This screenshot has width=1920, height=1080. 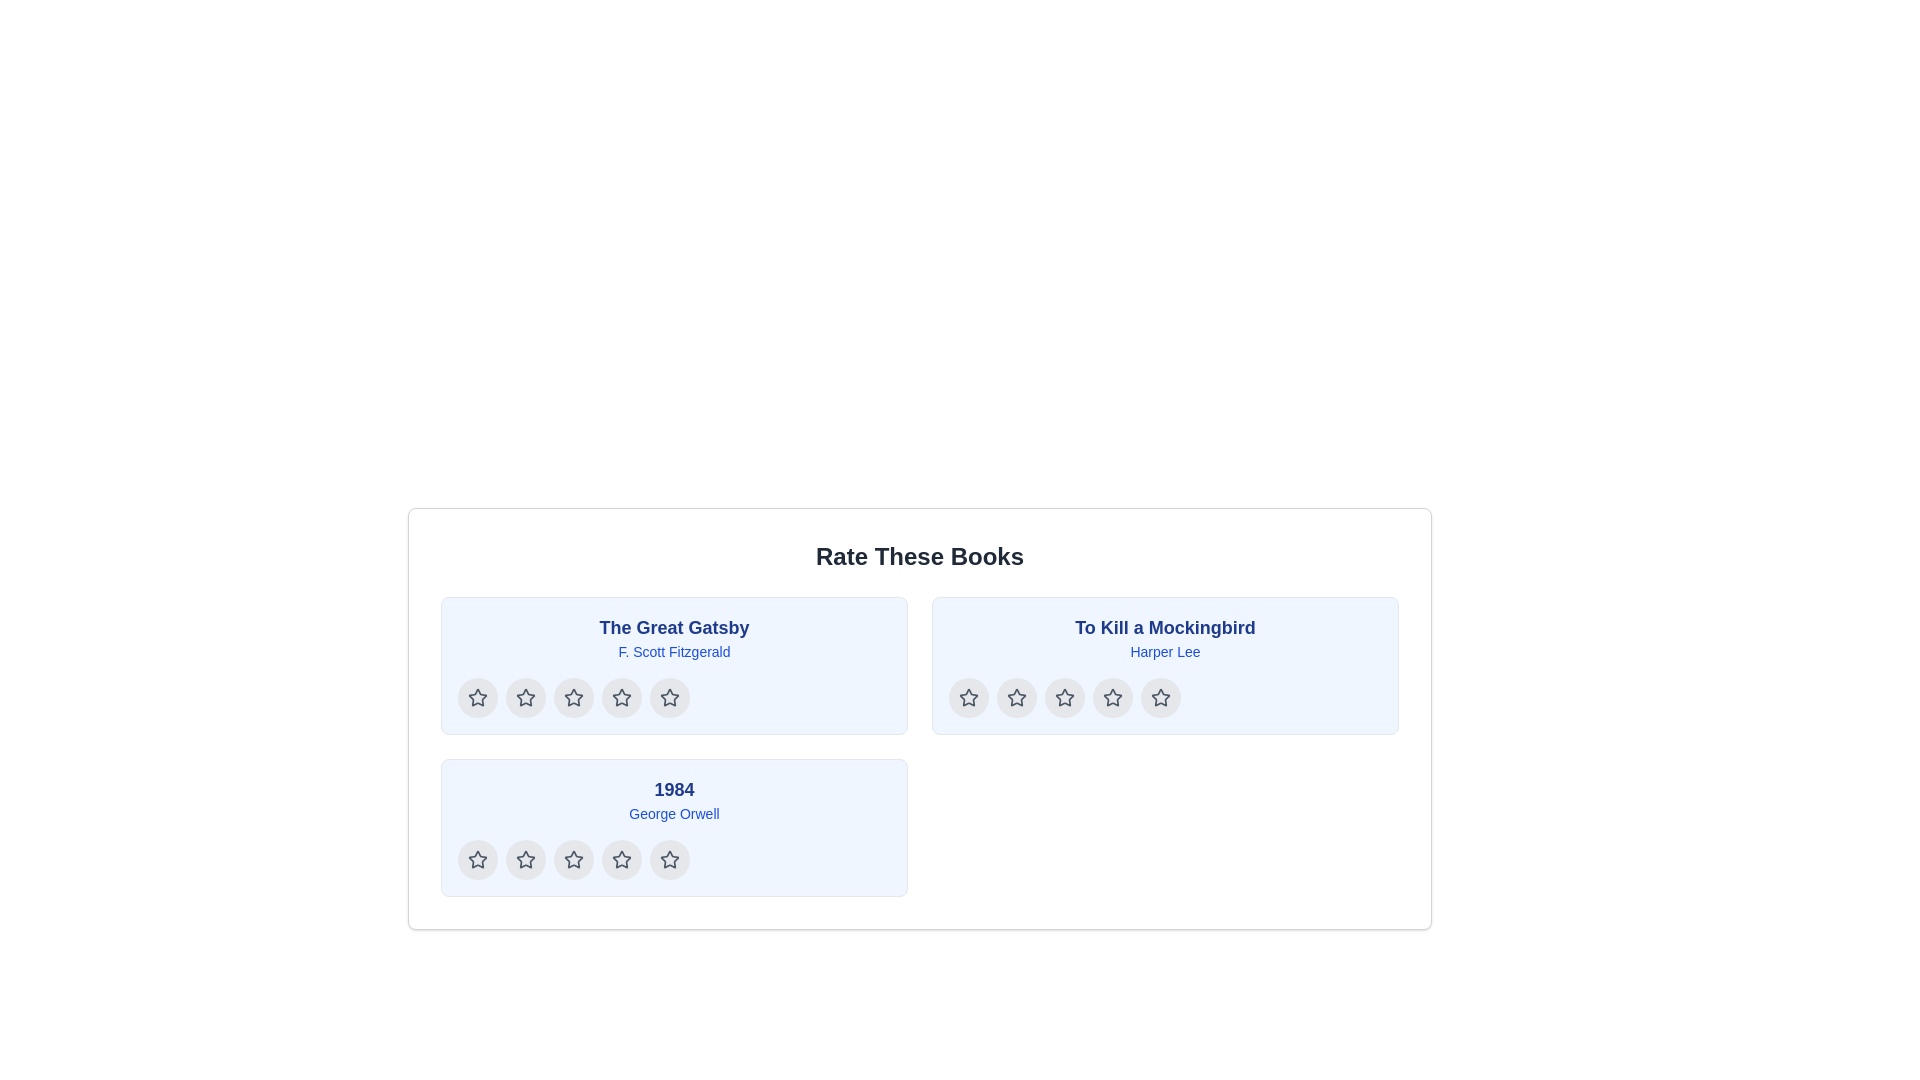 I want to click on the first star-shaped rating icon to give a one-star rating to 'The Great Gatsby', so click(x=526, y=696).